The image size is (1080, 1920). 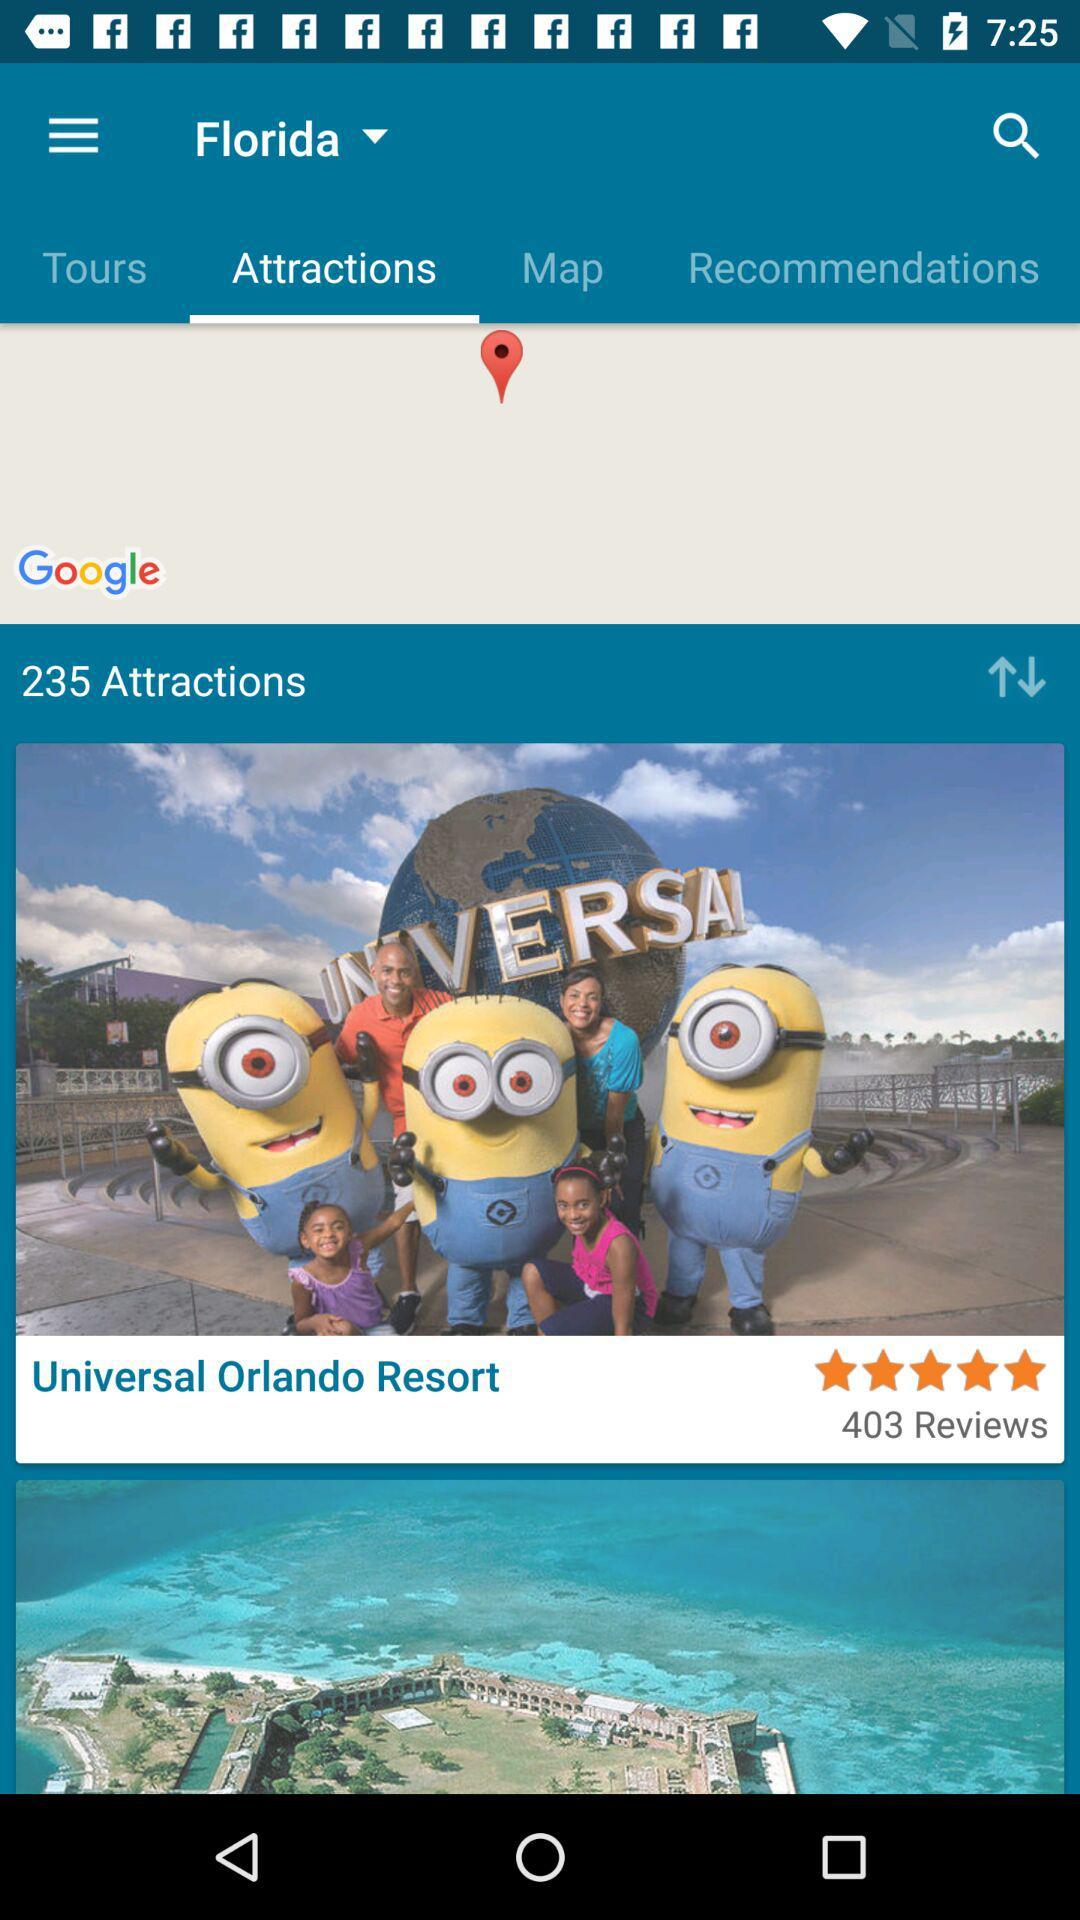 I want to click on the tours app, so click(x=94, y=265).